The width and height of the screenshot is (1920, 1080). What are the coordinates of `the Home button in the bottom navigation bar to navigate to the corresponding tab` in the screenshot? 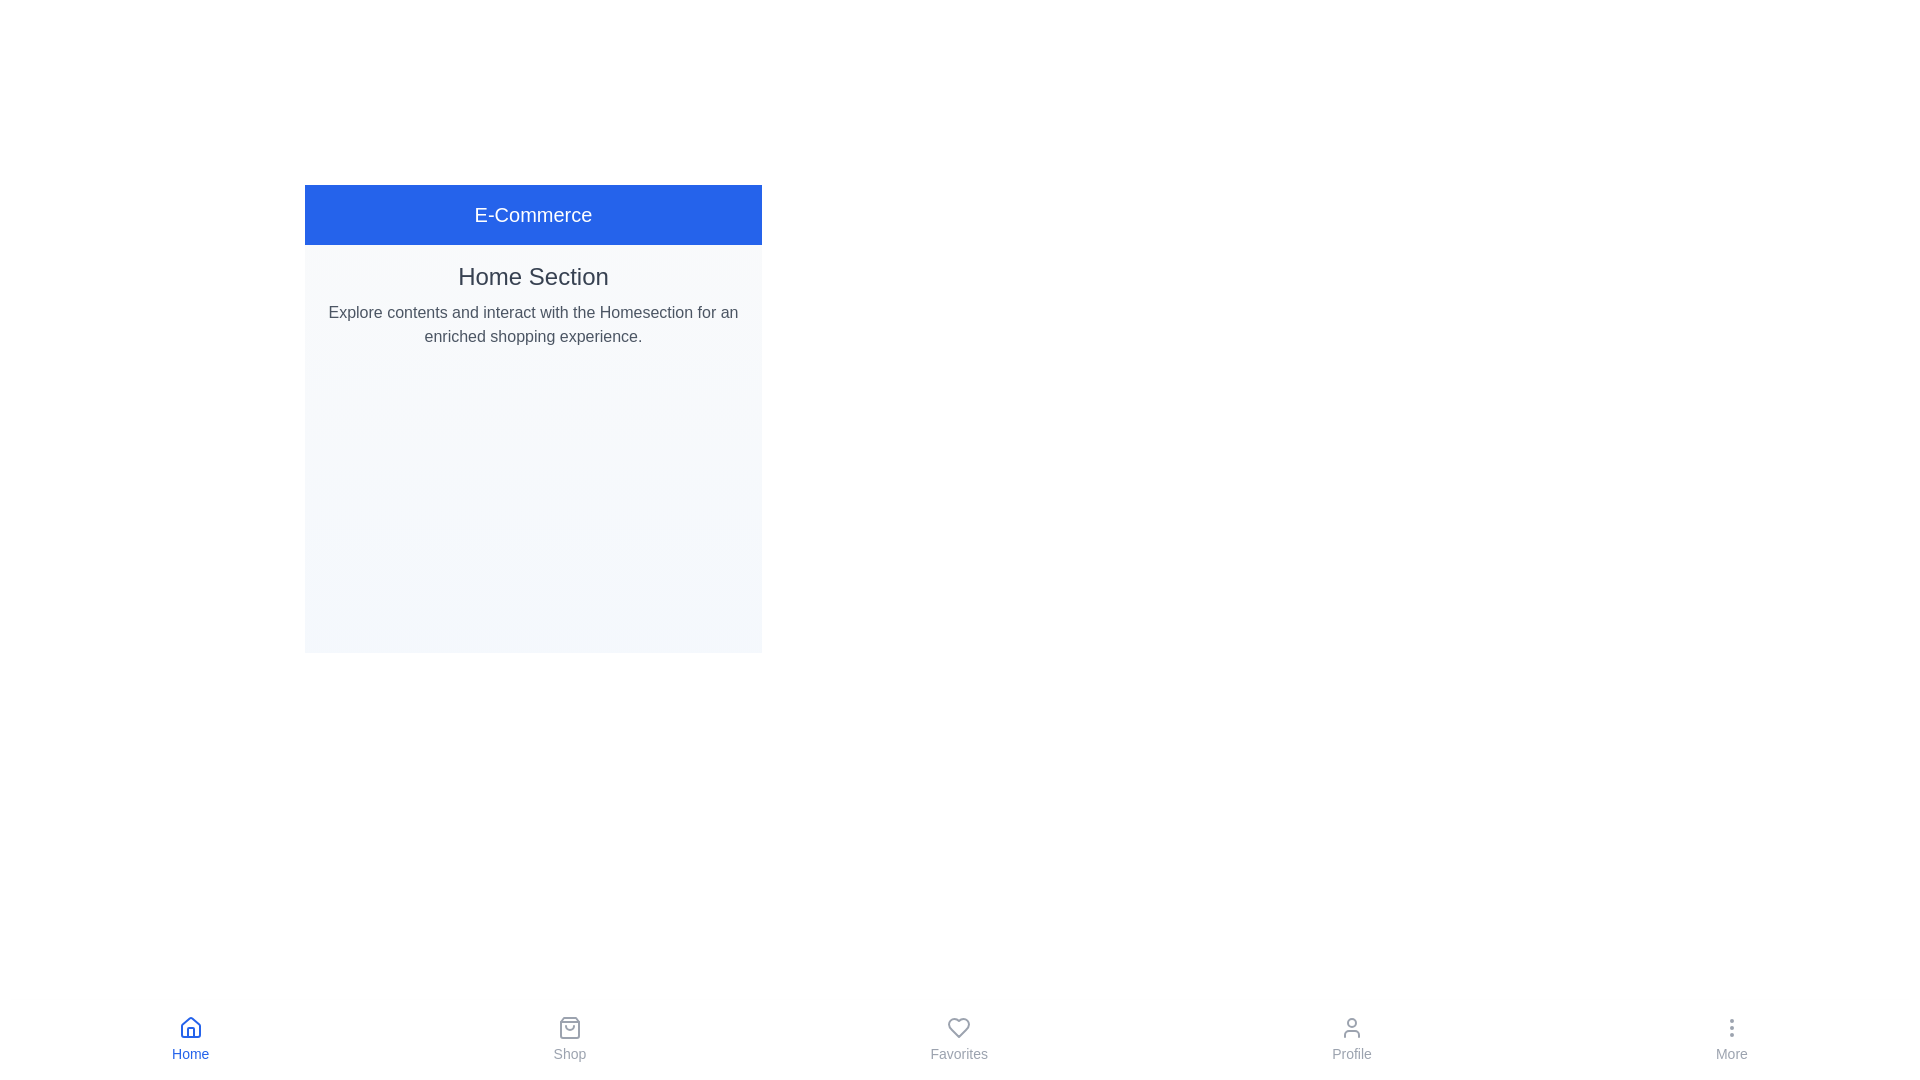 It's located at (190, 1039).